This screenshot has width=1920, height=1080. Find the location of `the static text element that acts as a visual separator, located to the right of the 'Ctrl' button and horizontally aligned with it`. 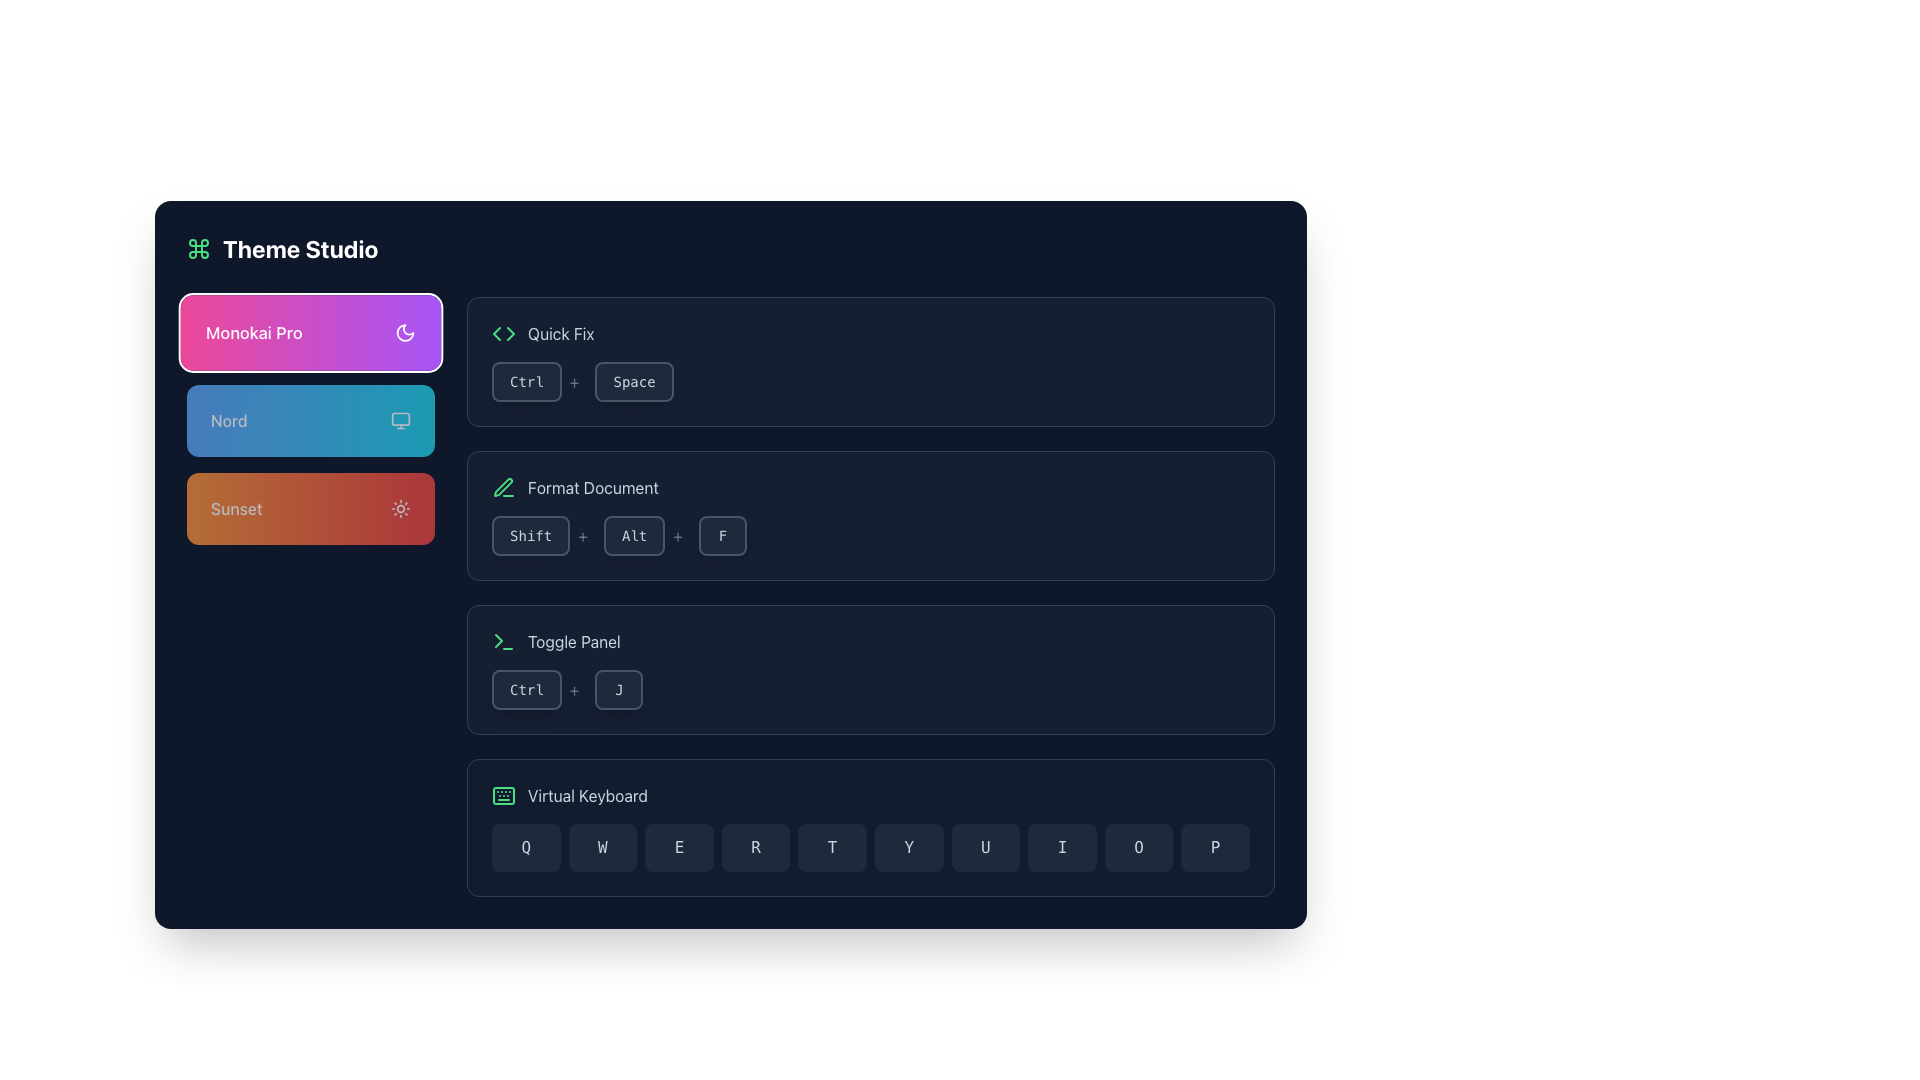

the static text element that acts as a visual separator, located to the right of the 'Ctrl' button and horizontally aligned with it is located at coordinates (573, 381).